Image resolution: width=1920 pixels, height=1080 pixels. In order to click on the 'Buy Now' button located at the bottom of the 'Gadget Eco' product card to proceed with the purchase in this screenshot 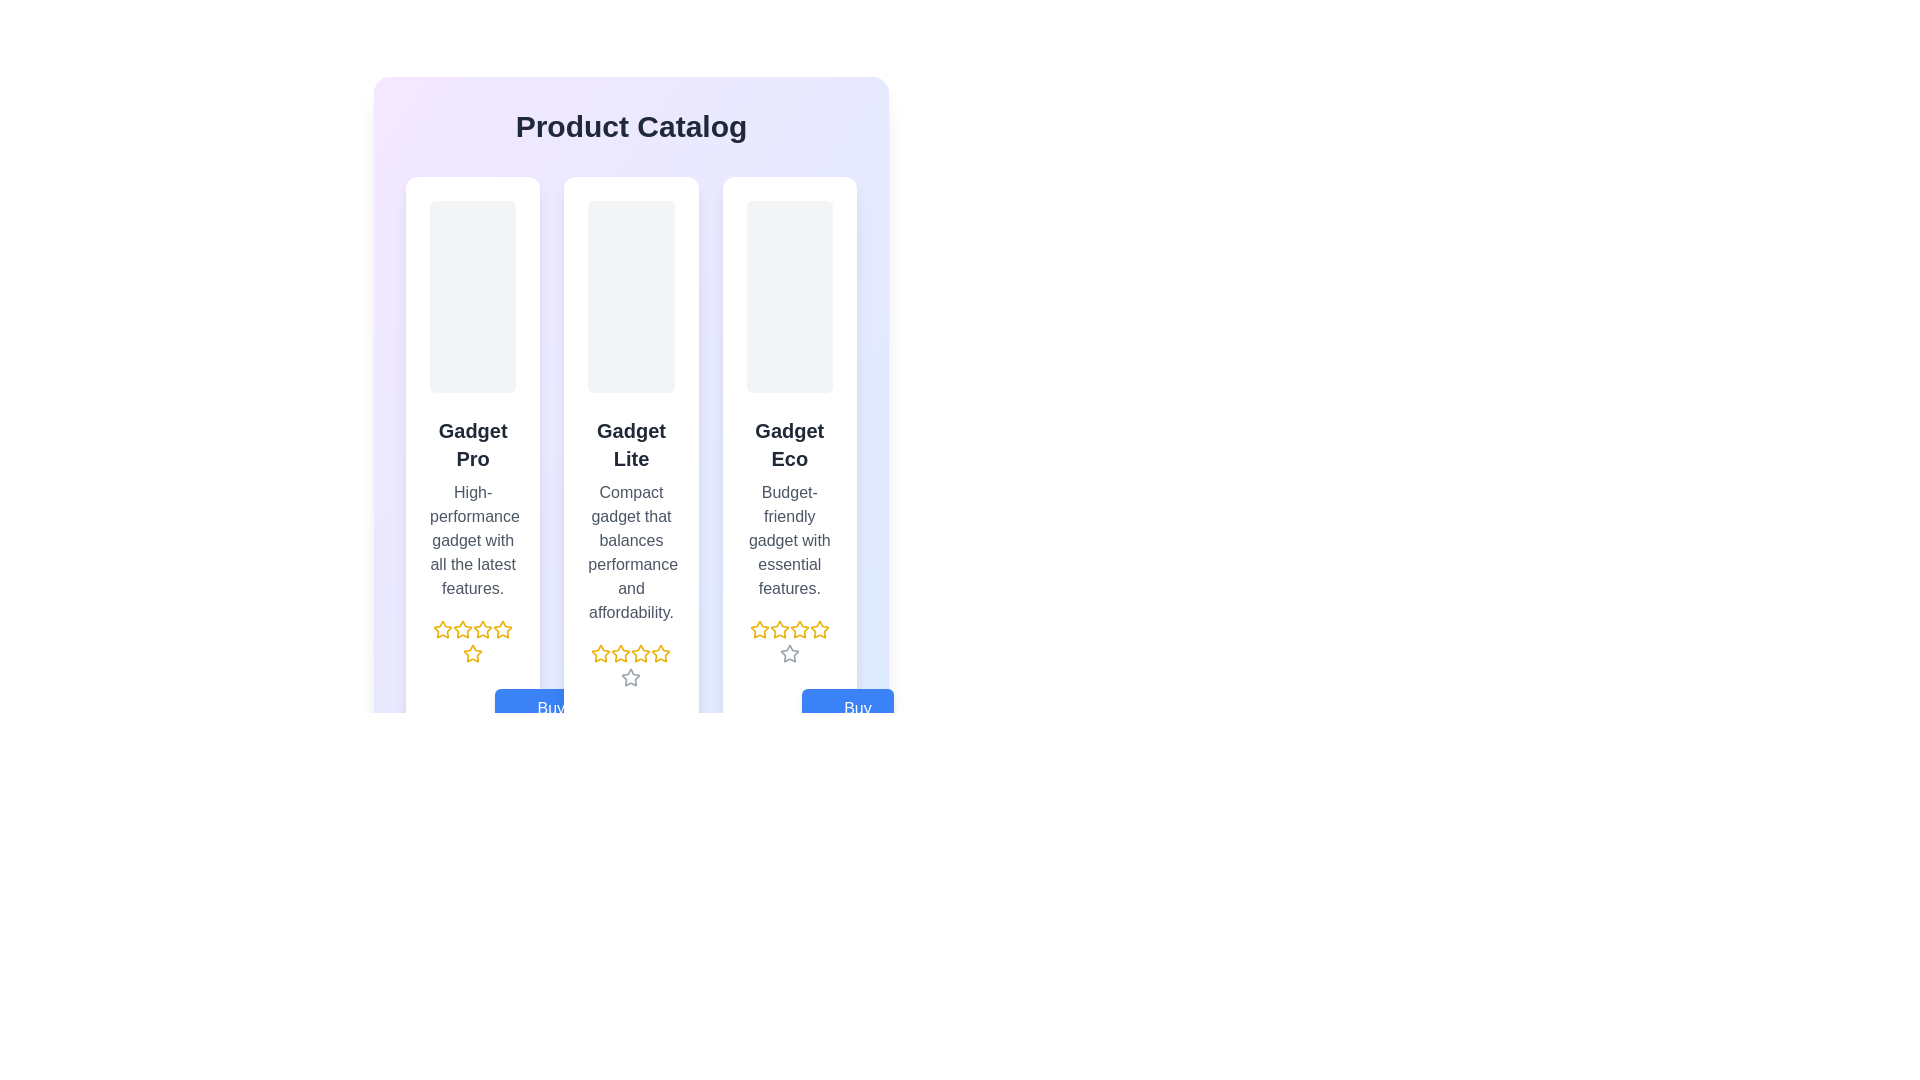, I will do `click(788, 721)`.